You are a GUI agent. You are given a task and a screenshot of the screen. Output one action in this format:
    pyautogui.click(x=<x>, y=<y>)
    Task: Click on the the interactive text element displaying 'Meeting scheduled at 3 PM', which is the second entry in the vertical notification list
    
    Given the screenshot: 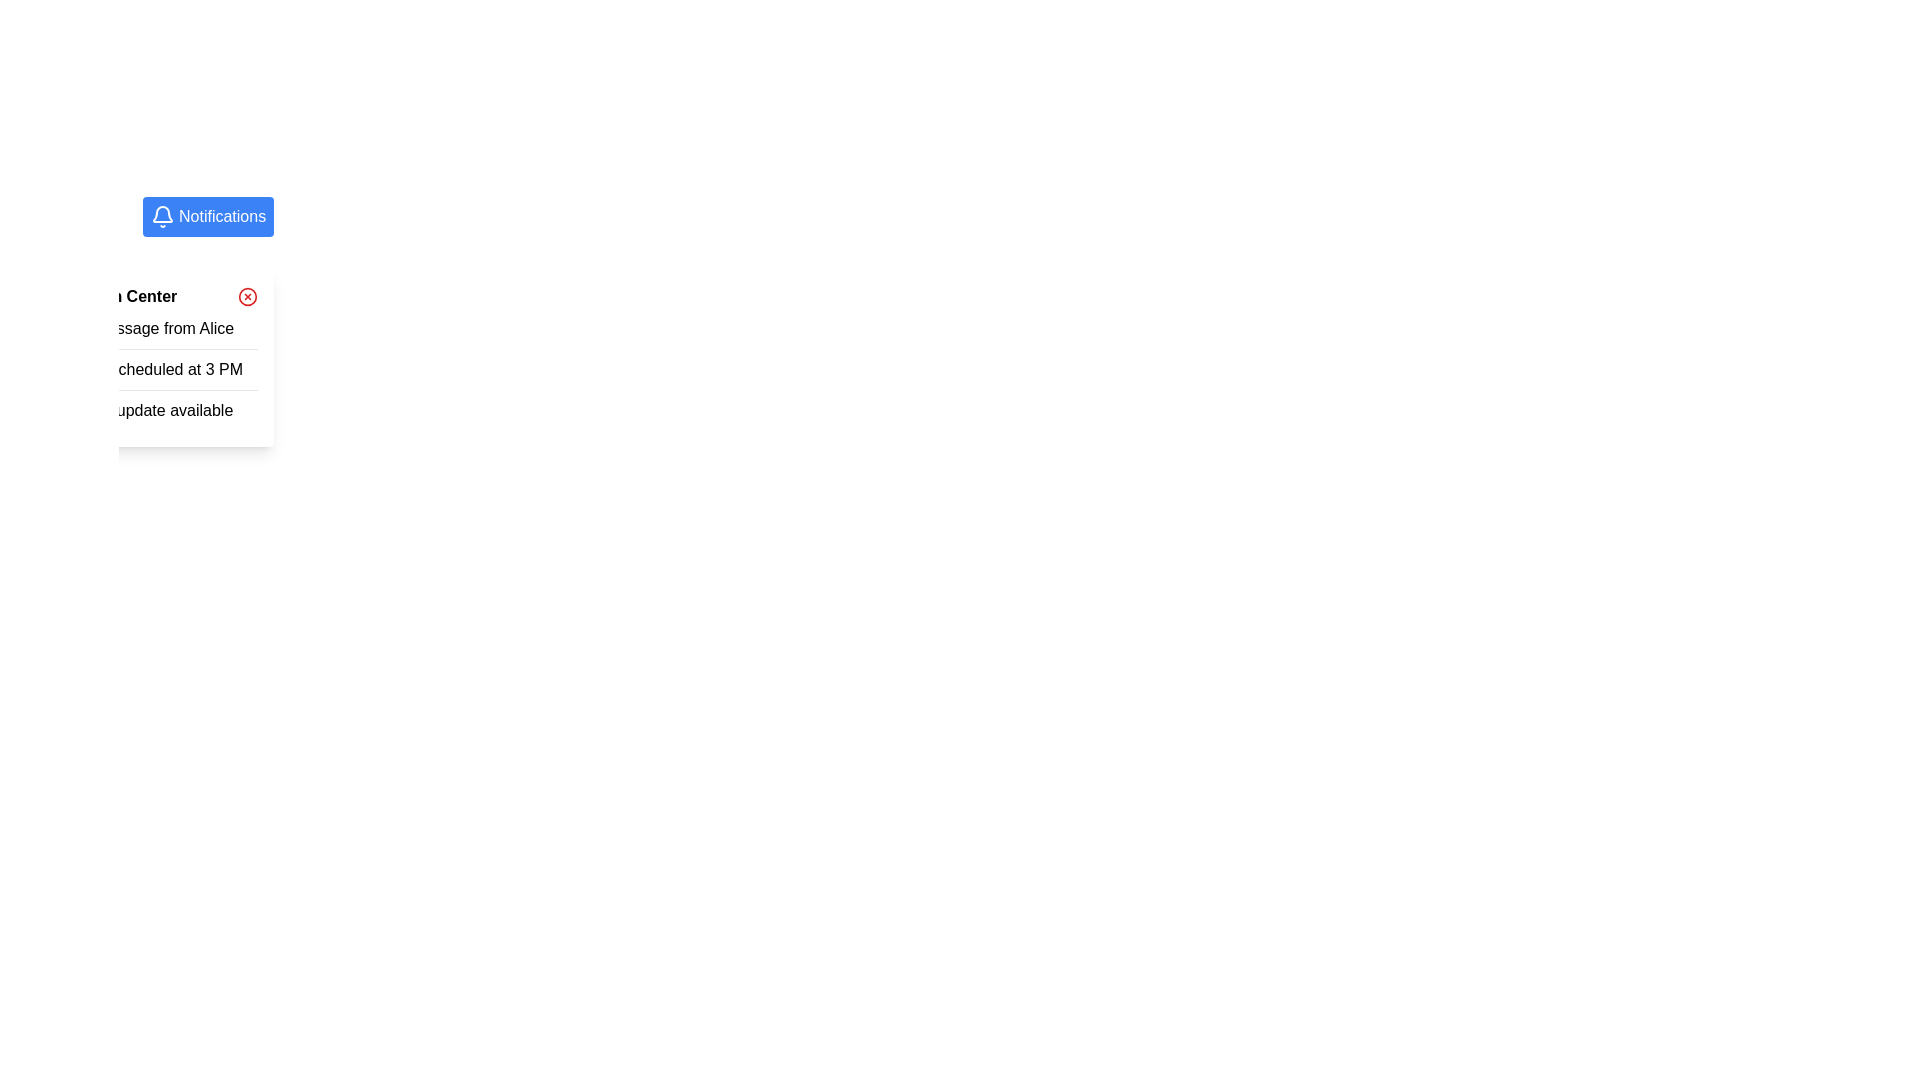 What is the action you would take?
    pyautogui.click(x=145, y=369)
    